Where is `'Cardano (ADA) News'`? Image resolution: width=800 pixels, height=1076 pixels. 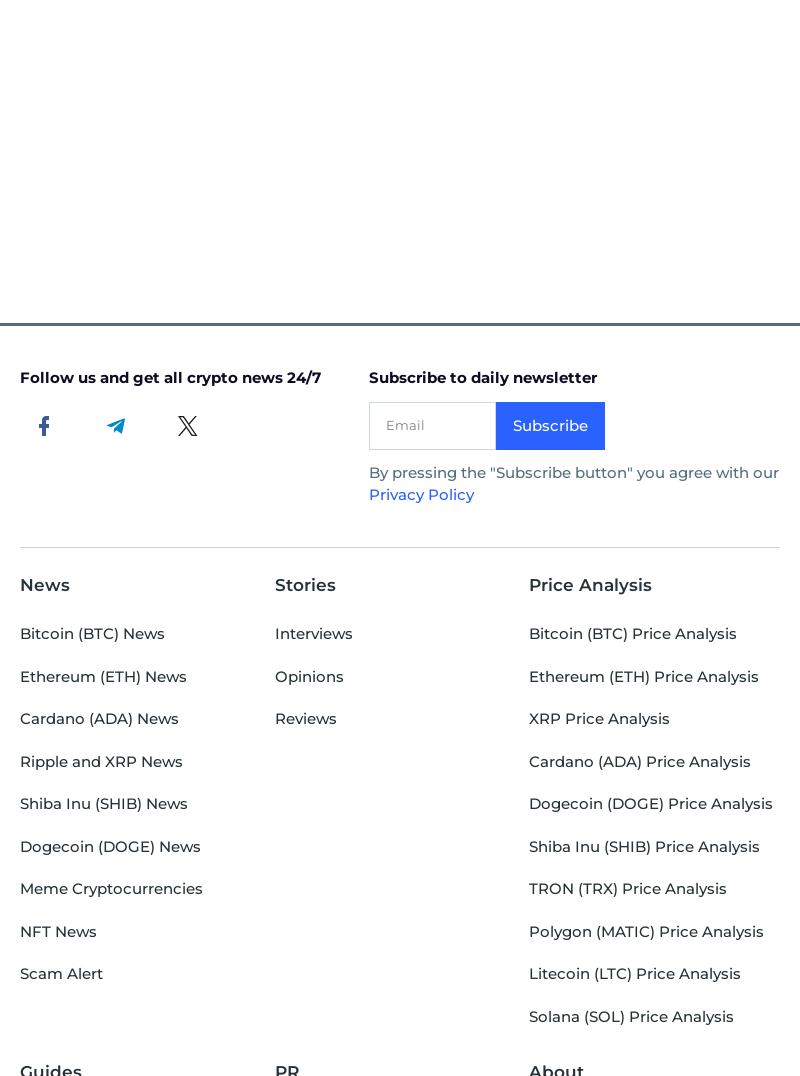 'Cardano (ADA) News' is located at coordinates (99, 717).